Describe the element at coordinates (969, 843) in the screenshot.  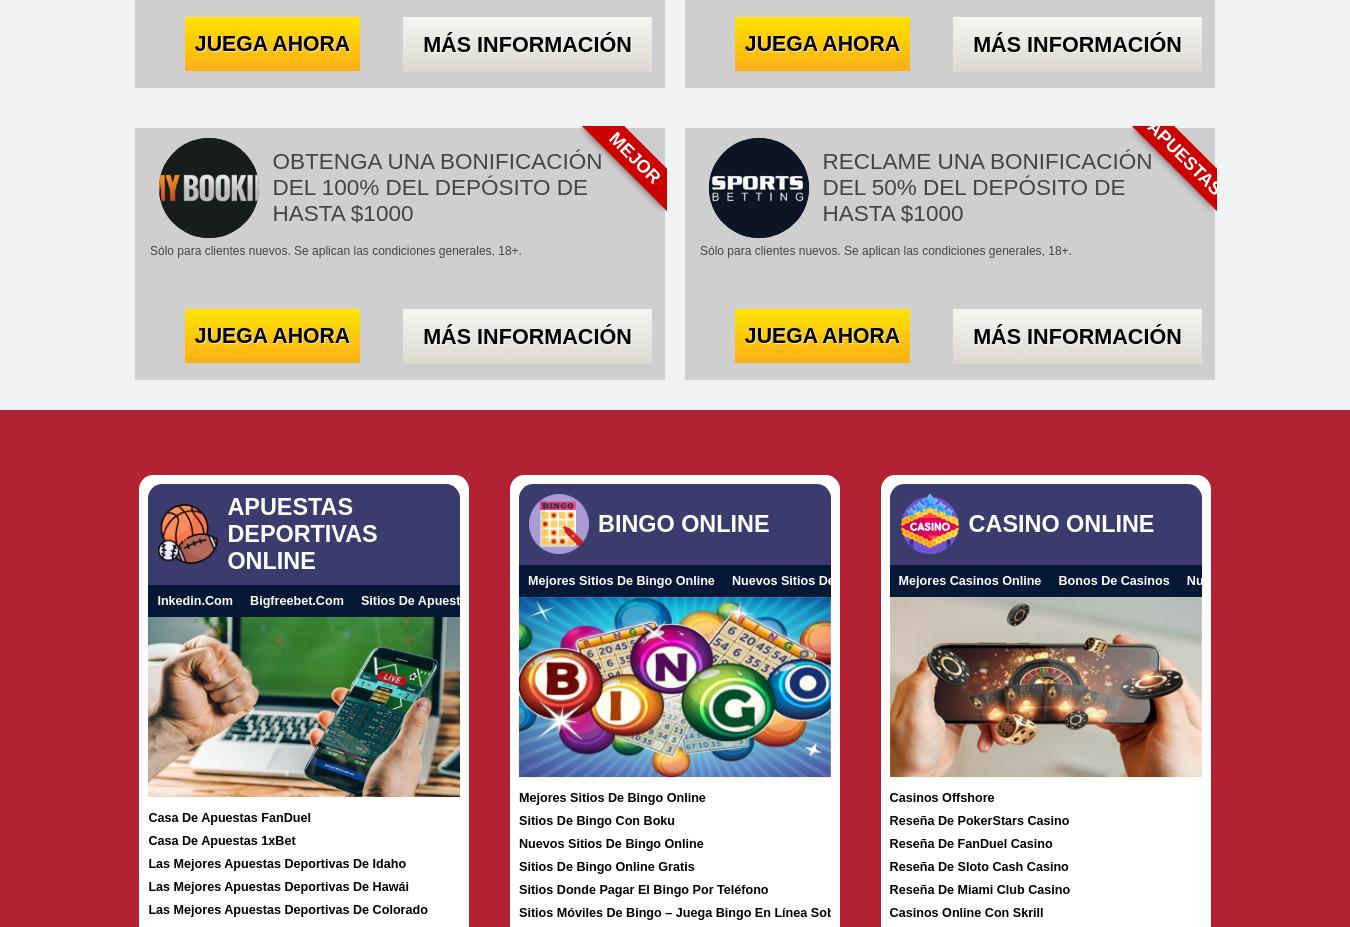
I see `'Reseña De FanDuel Casino'` at that location.